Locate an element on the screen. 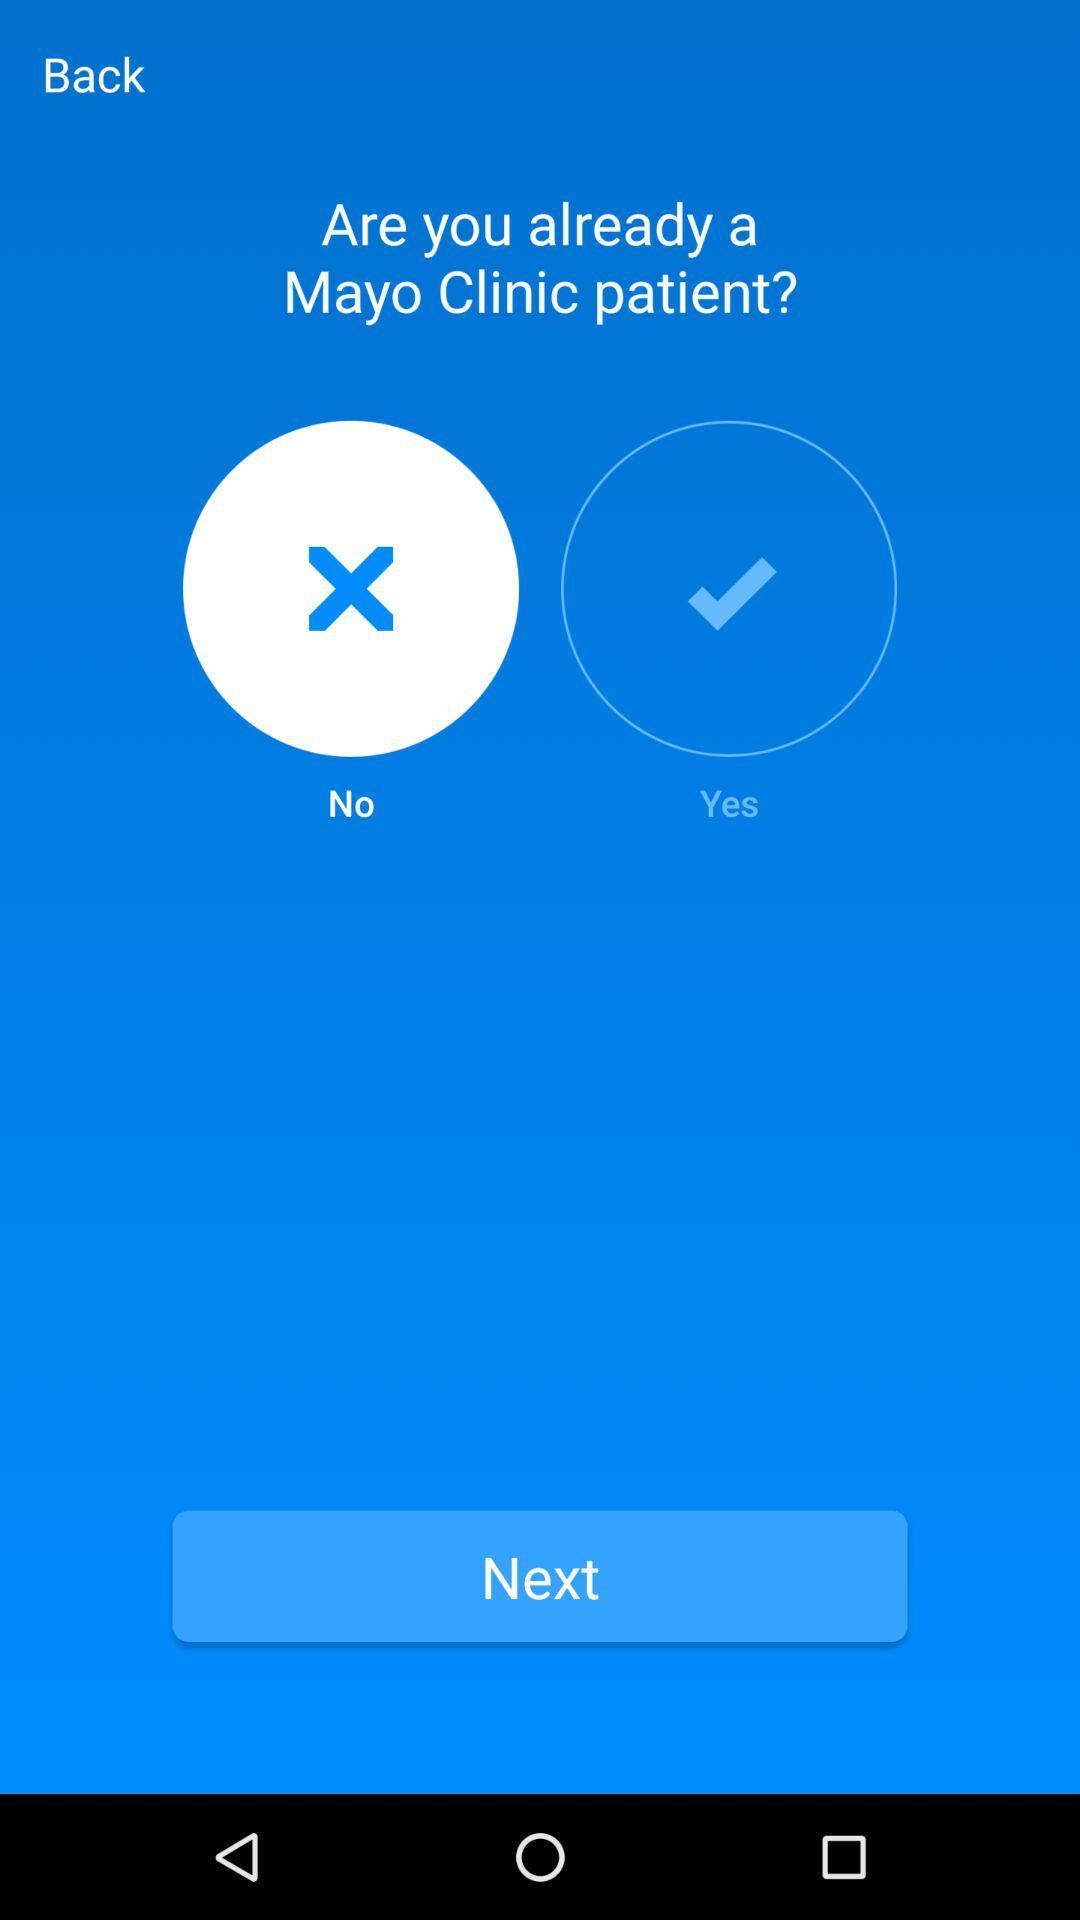 The image size is (1080, 1920). icon to the left of yes is located at coordinates (350, 623).